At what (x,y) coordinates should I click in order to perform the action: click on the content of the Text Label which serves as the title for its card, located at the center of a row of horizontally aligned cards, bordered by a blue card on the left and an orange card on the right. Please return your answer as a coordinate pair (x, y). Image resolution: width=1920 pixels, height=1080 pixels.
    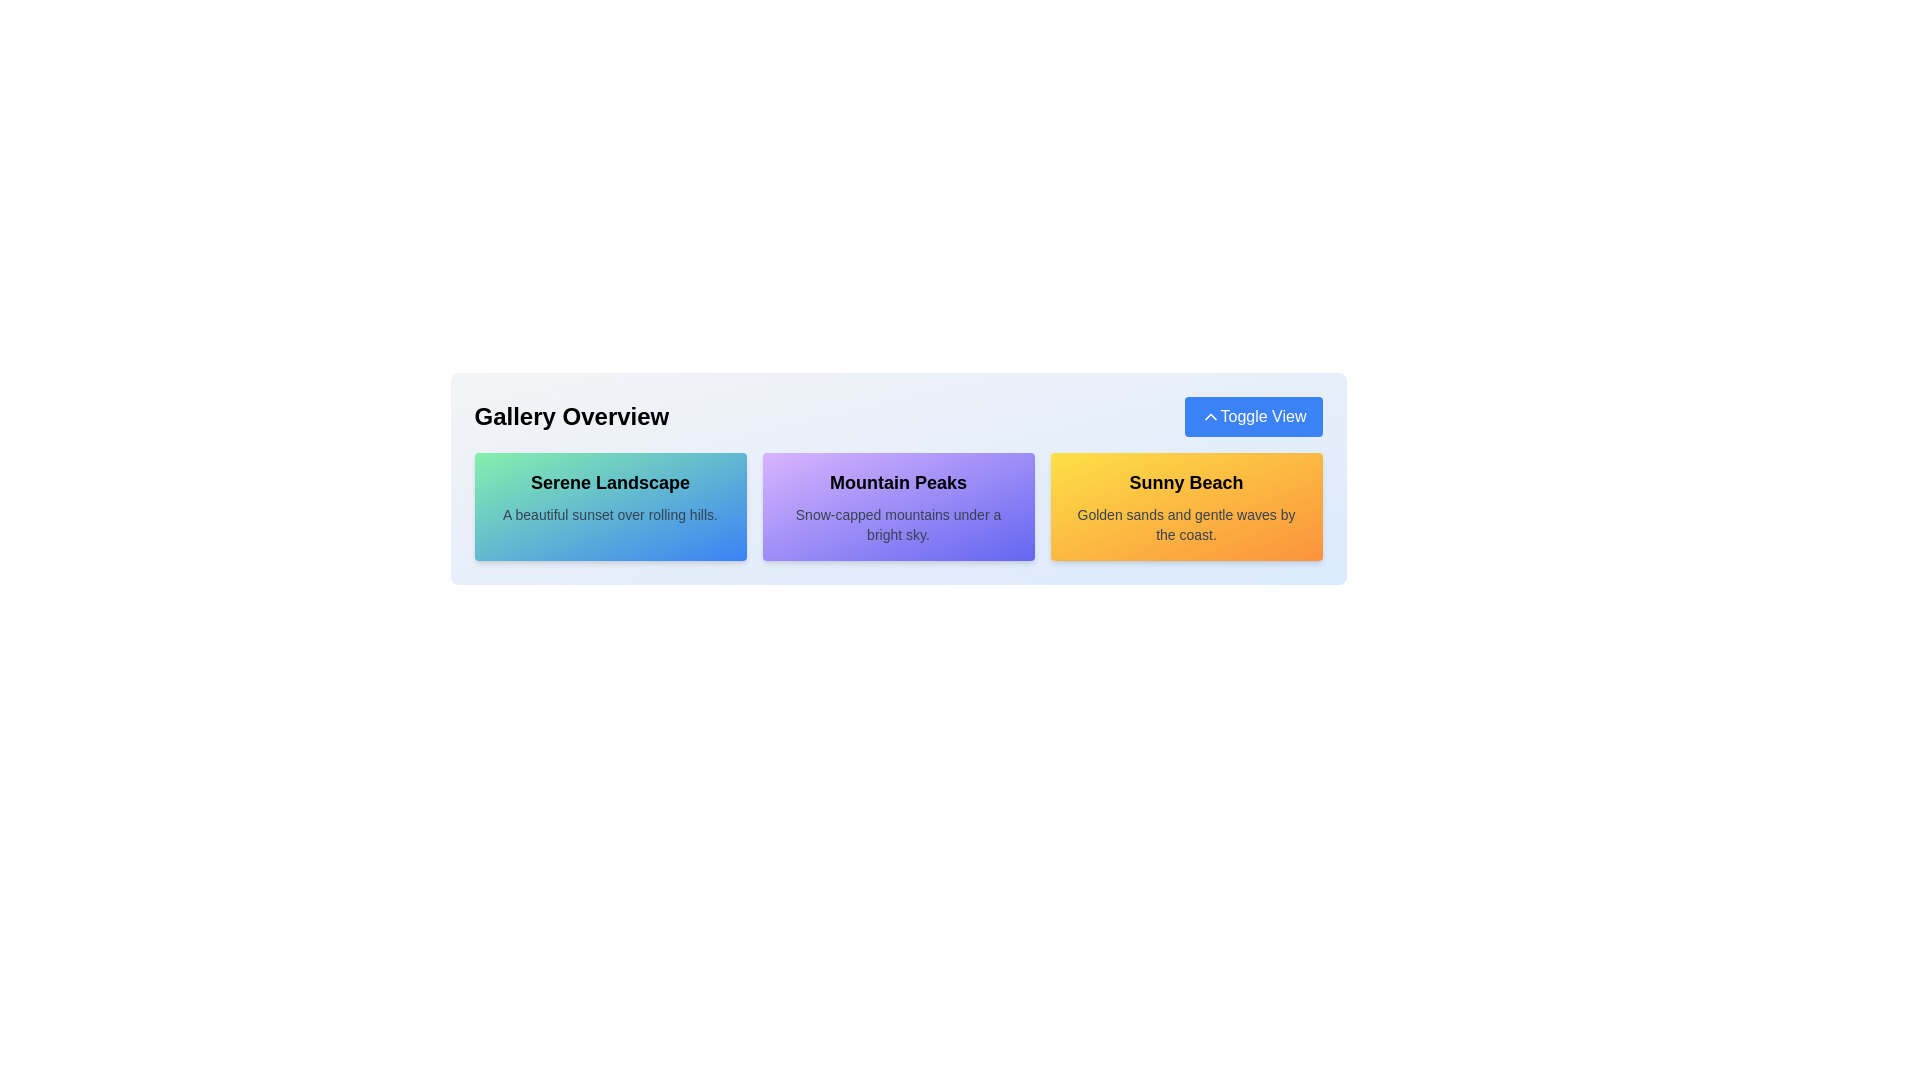
    Looking at the image, I should click on (897, 482).